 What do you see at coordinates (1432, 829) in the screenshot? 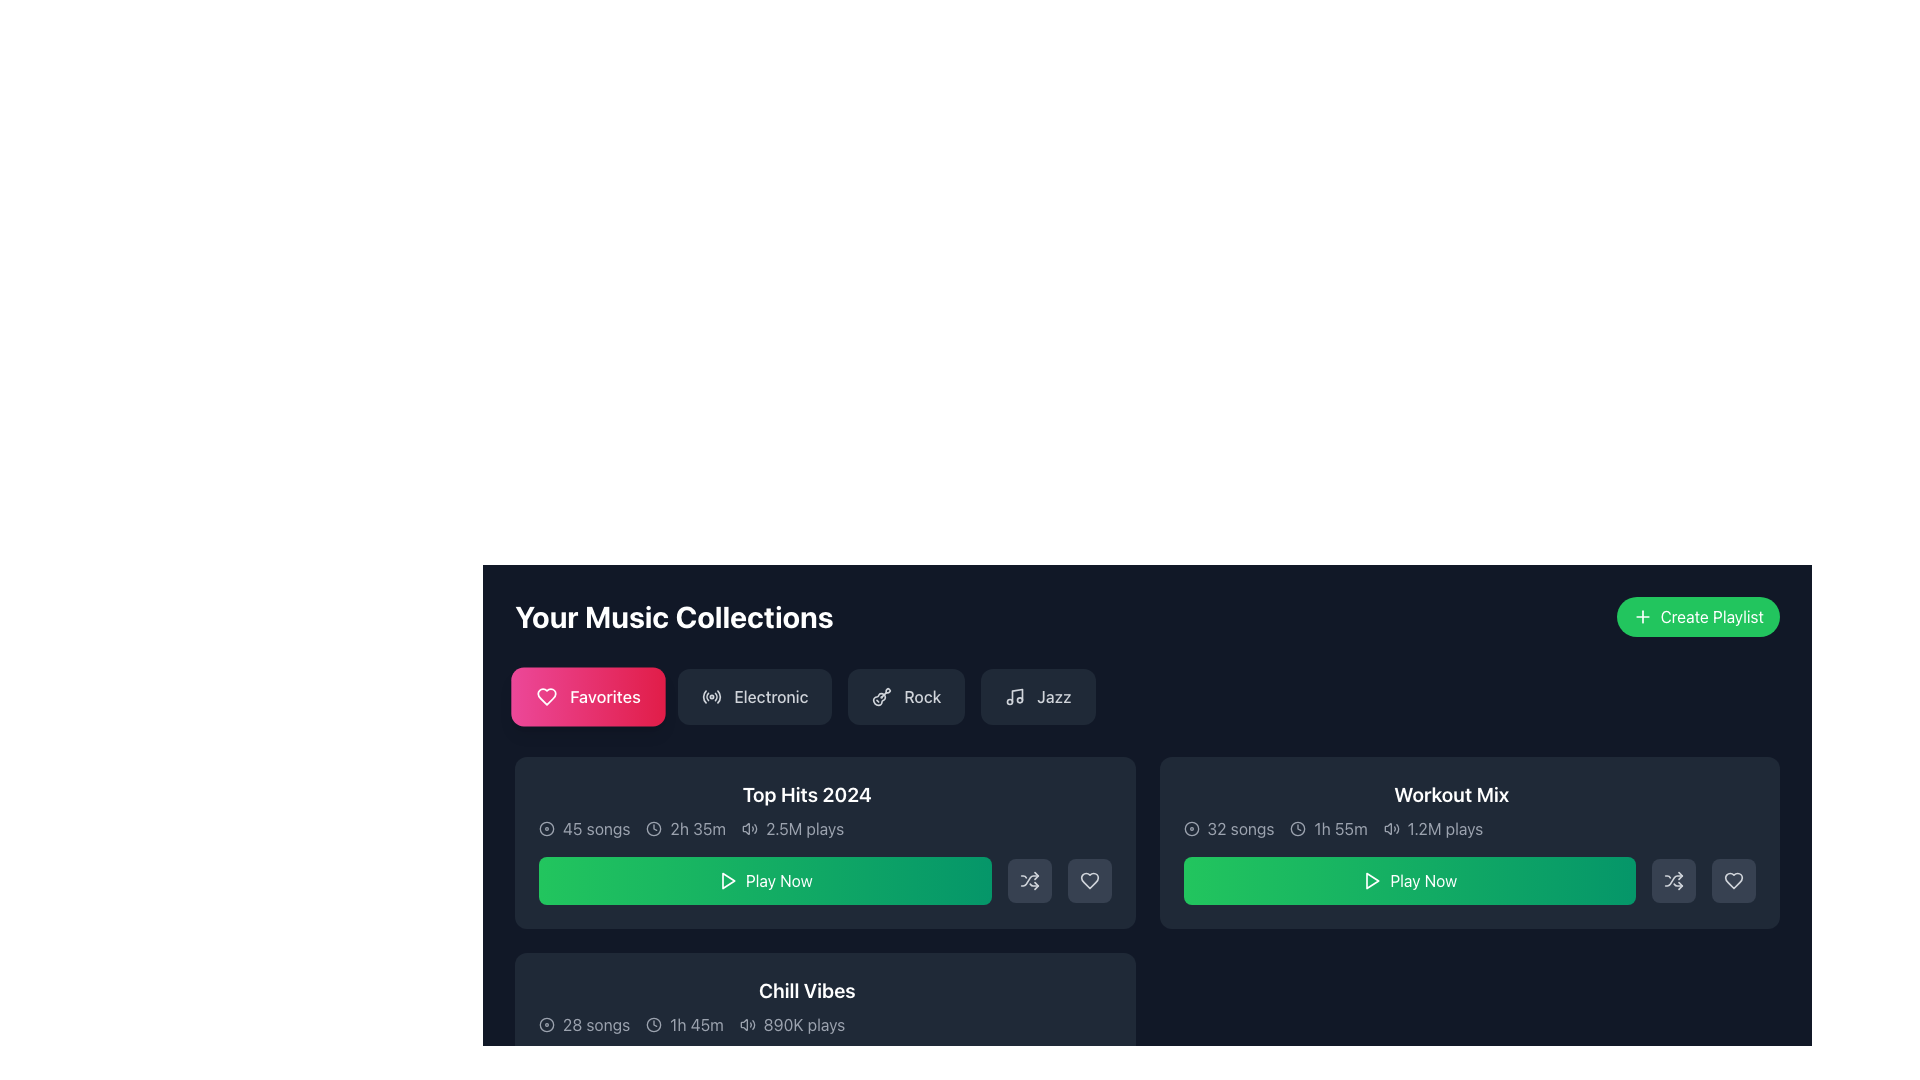
I see `the text block displaying '1.2M plays' accompanied by an audio icon, located at the bottom right section of the 'Workout Mix' collection` at bounding box center [1432, 829].